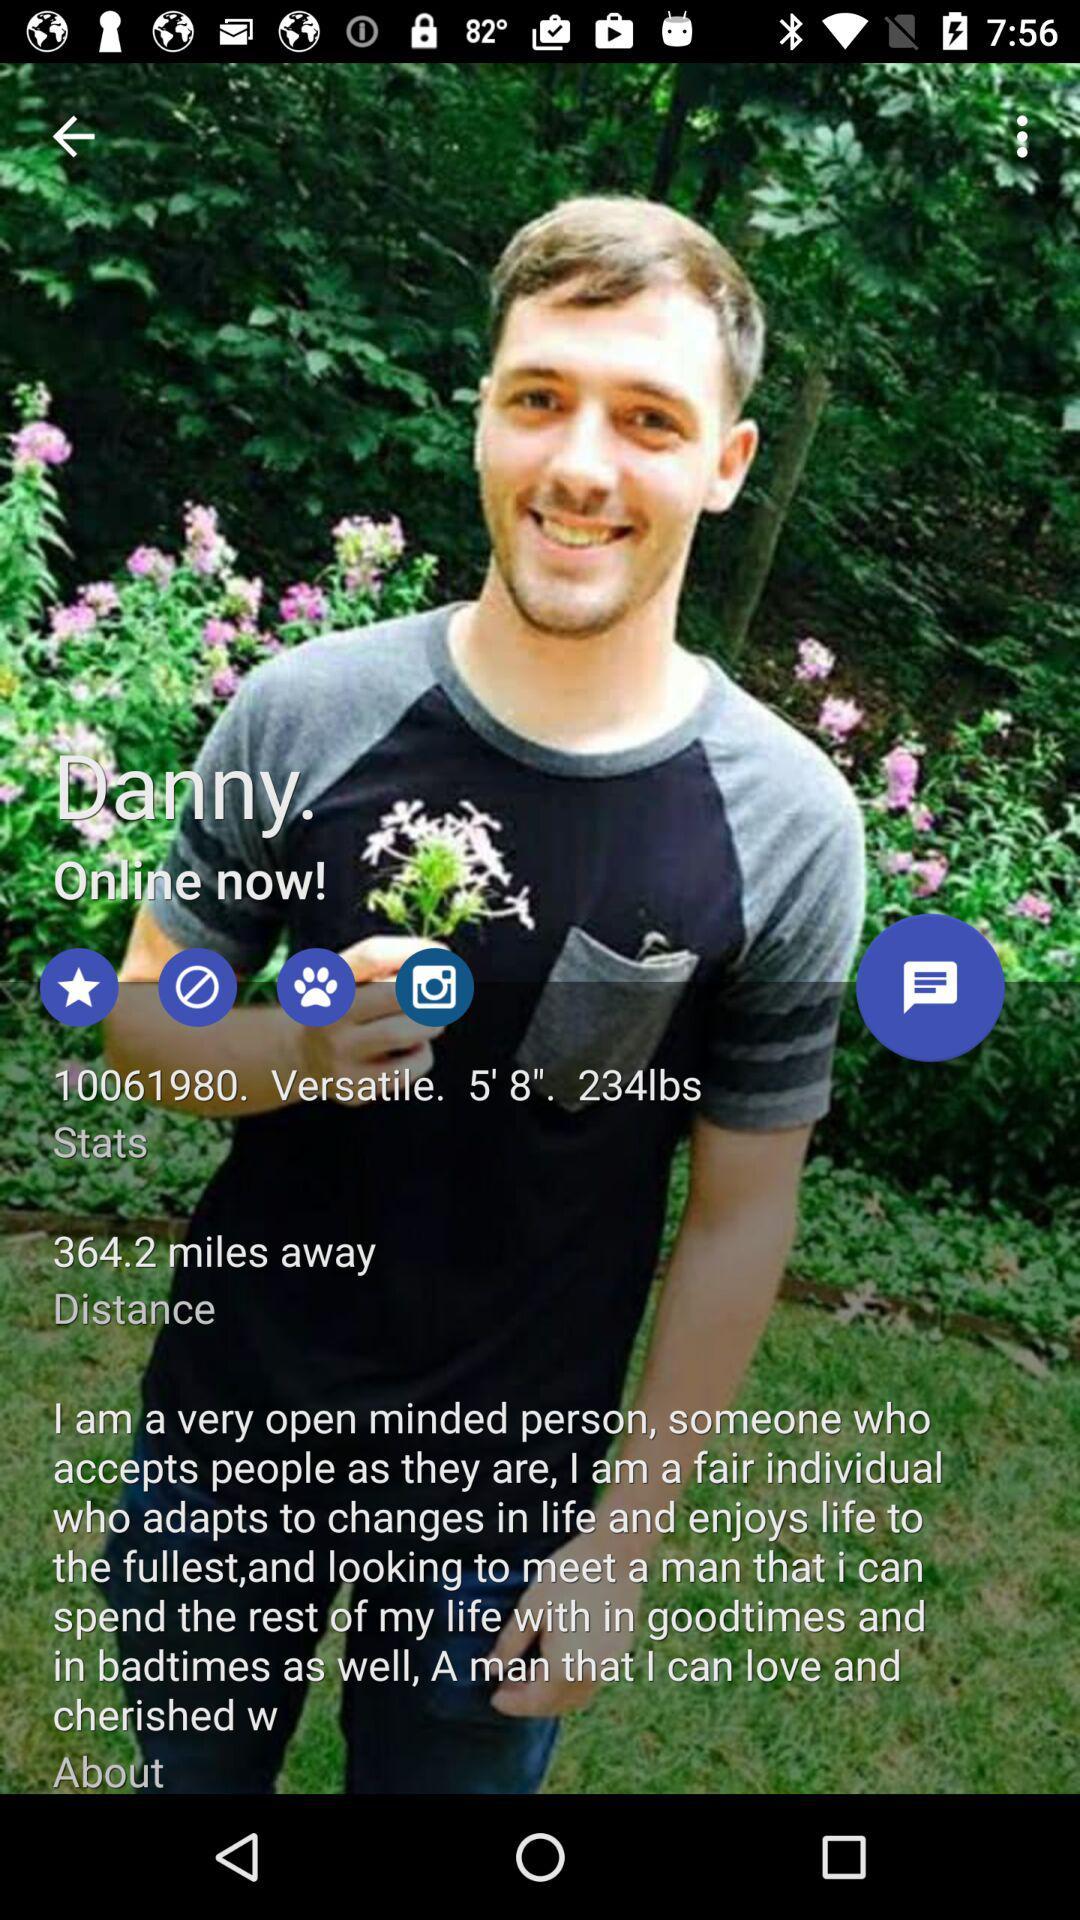 This screenshot has height=1920, width=1080. Describe the element at coordinates (78, 987) in the screenshot. I see `the star icon` at that location.